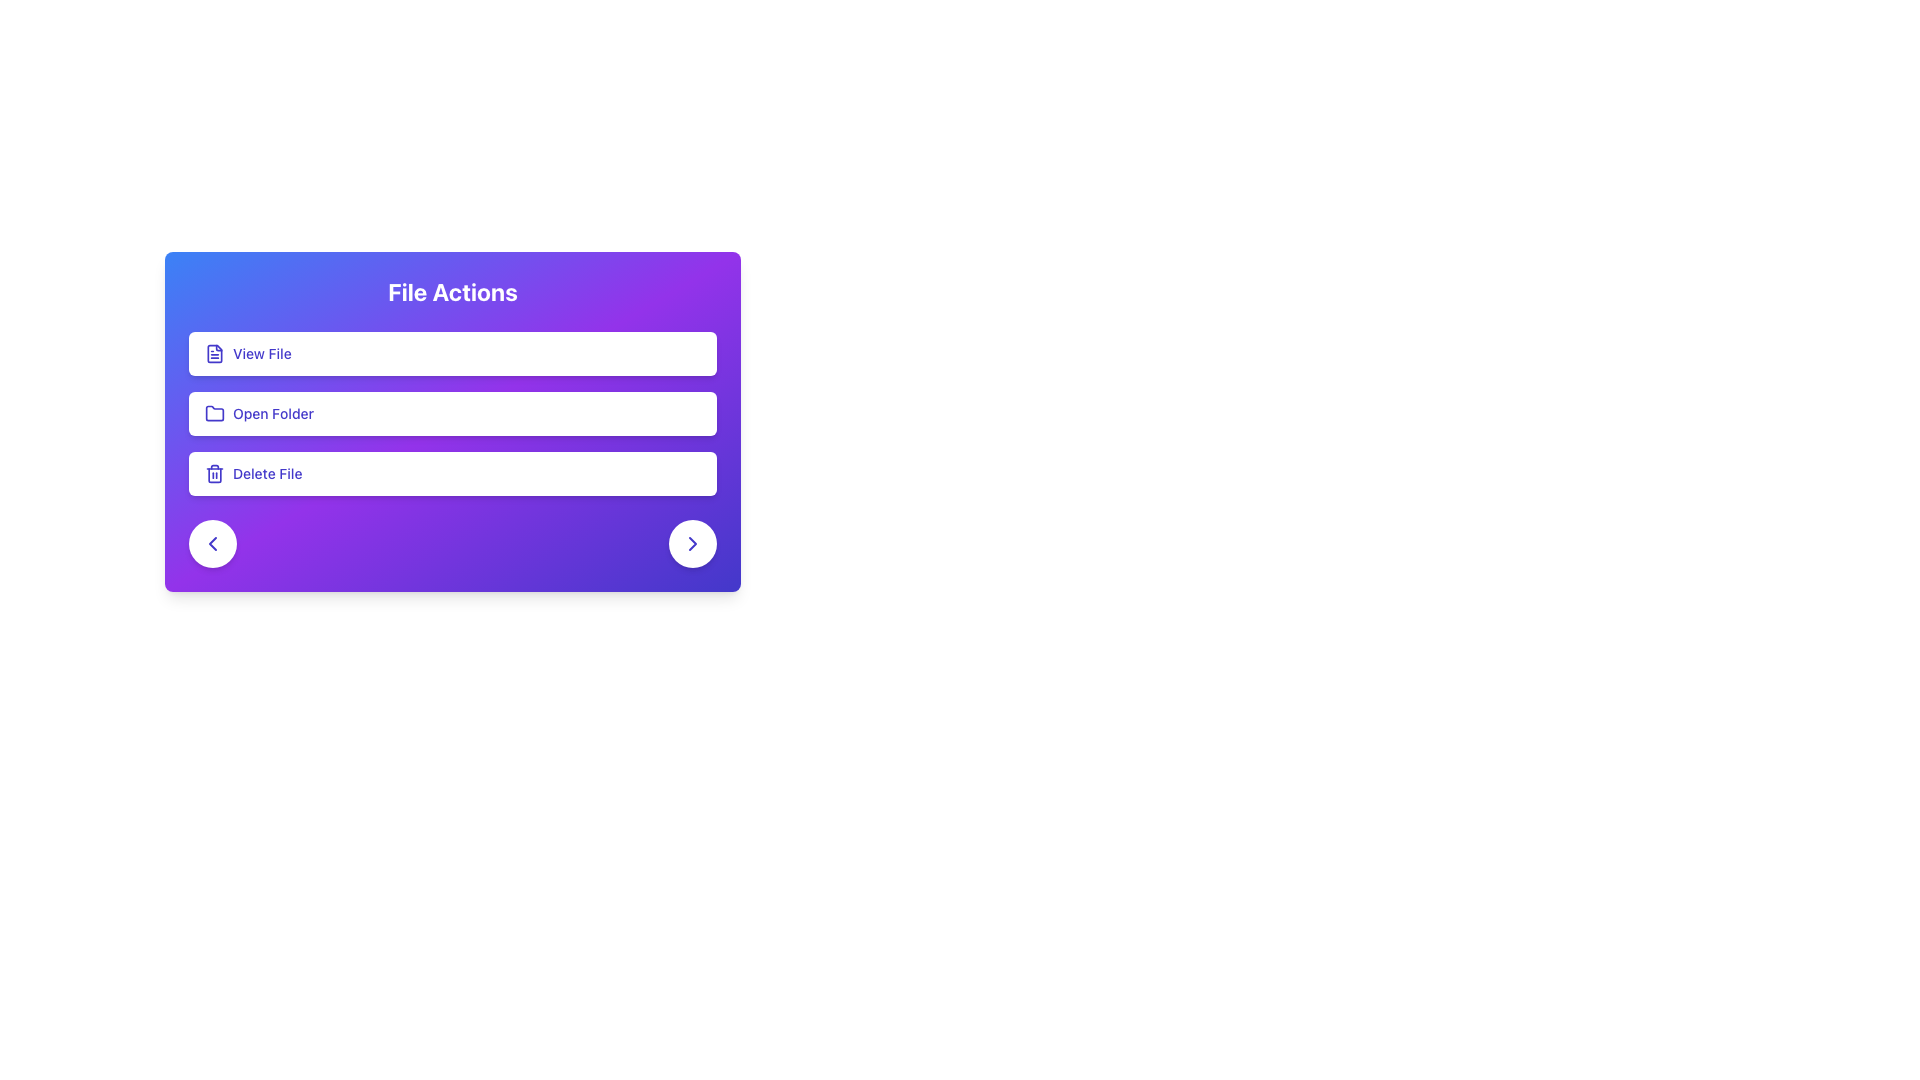 This screenshot has width=1920, height=1080. I want to click on the Text label with icon located in the second row of the vertical list under 'File Actions', so click(258, 412).